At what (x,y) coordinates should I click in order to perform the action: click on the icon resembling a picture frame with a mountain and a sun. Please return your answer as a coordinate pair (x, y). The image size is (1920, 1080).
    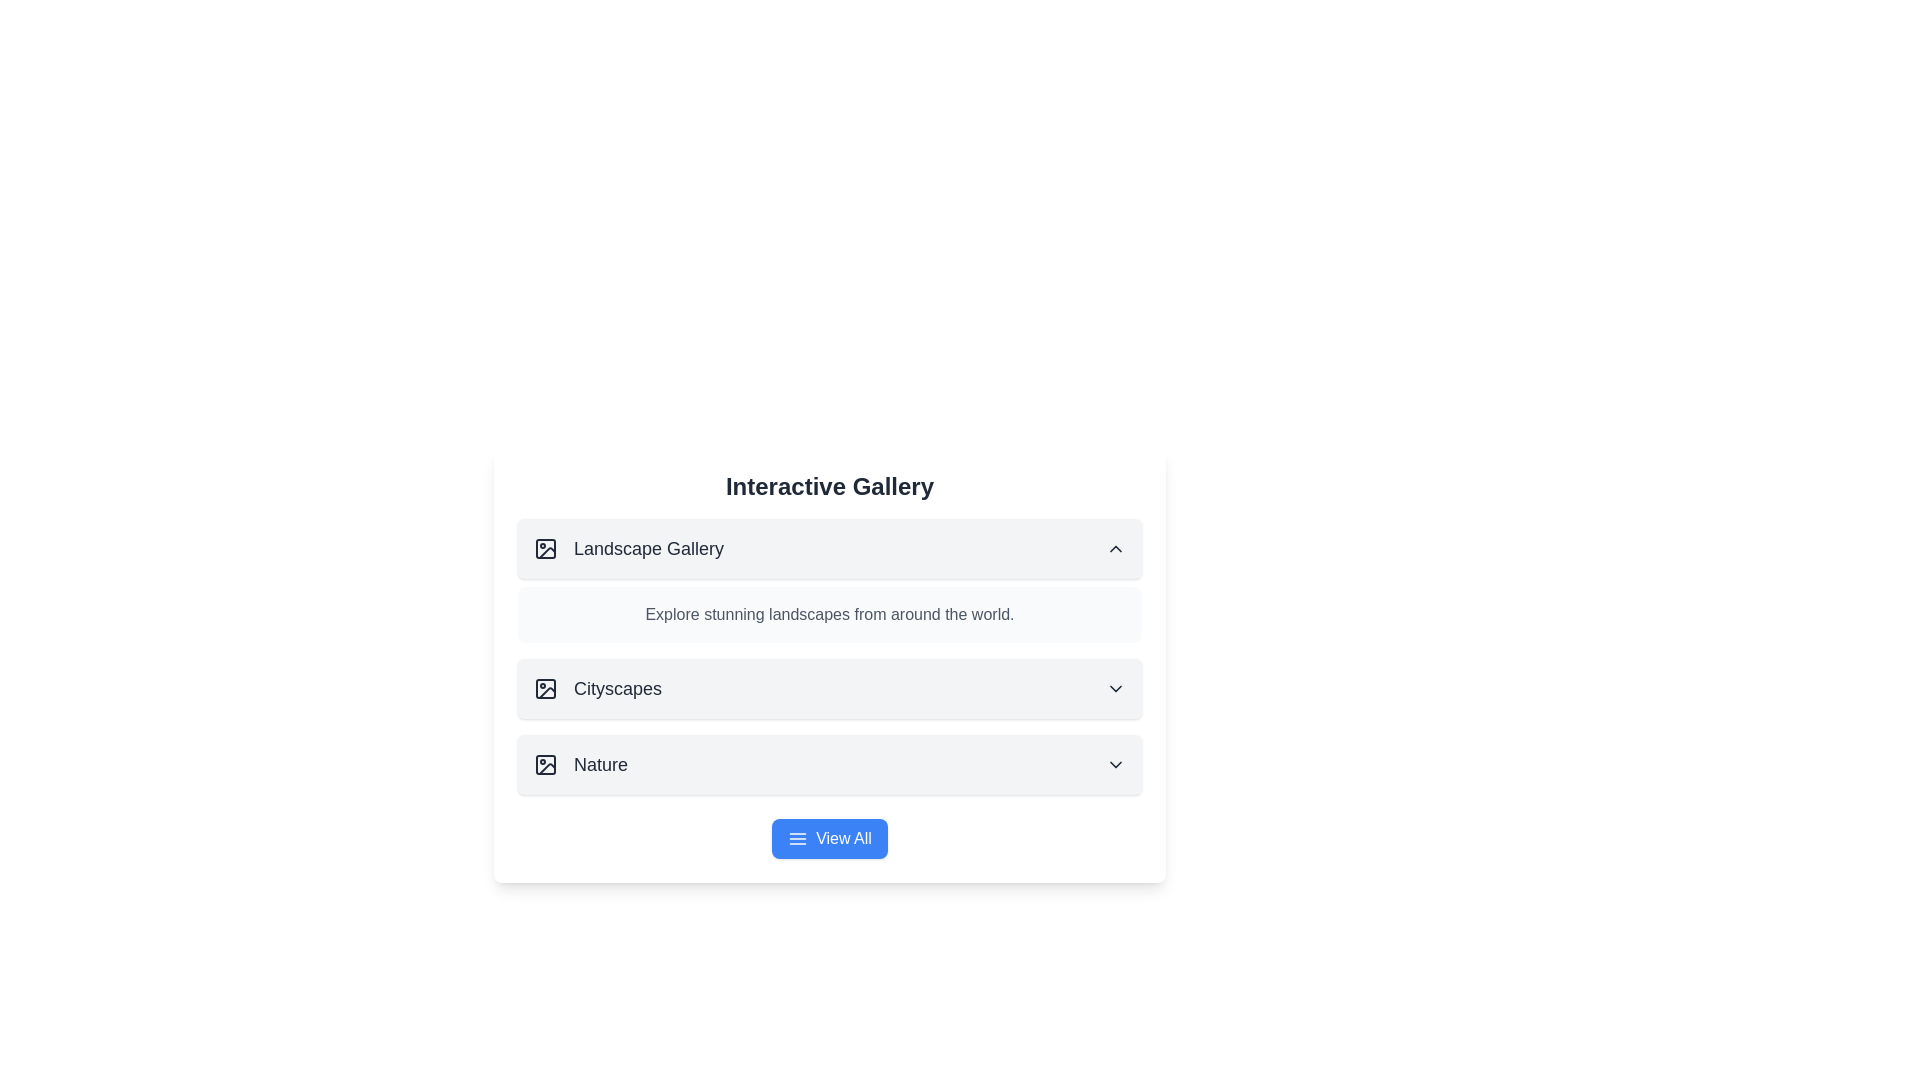
    Looking at the image, I should click on (546, 688).